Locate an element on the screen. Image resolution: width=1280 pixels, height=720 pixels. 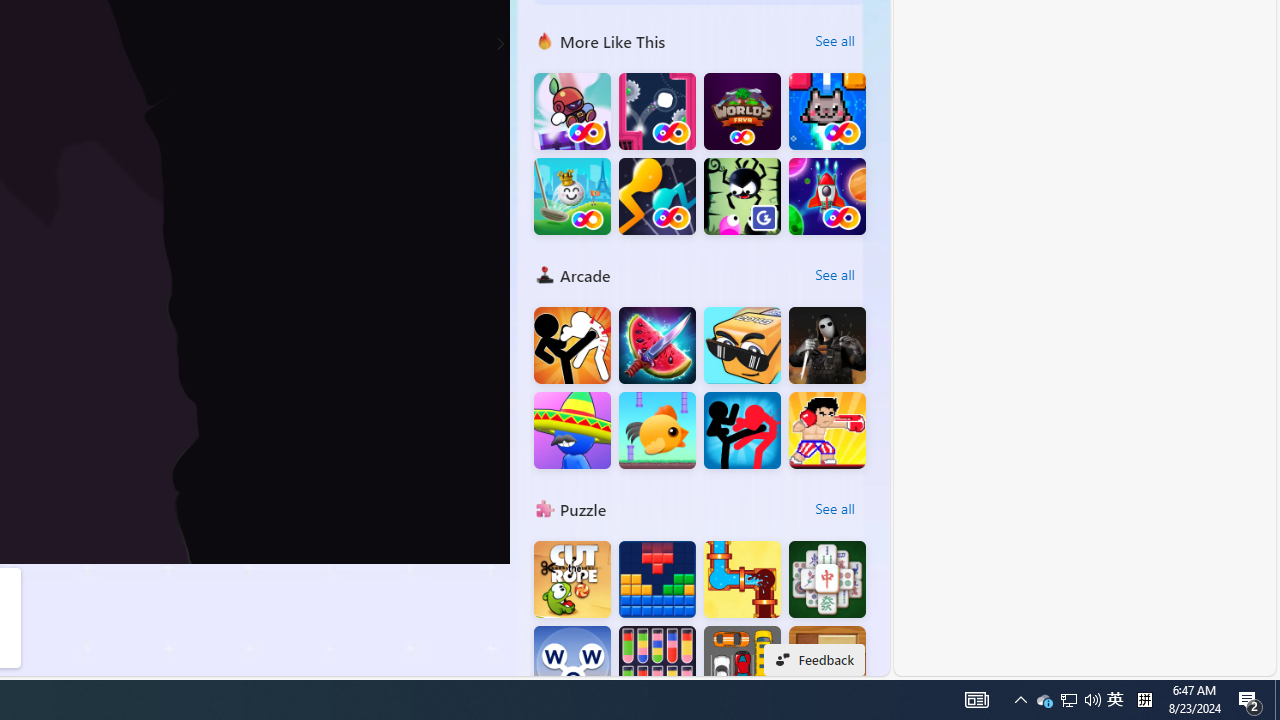
'Kitten Force FRVR' is located at coordinates (827, 111).